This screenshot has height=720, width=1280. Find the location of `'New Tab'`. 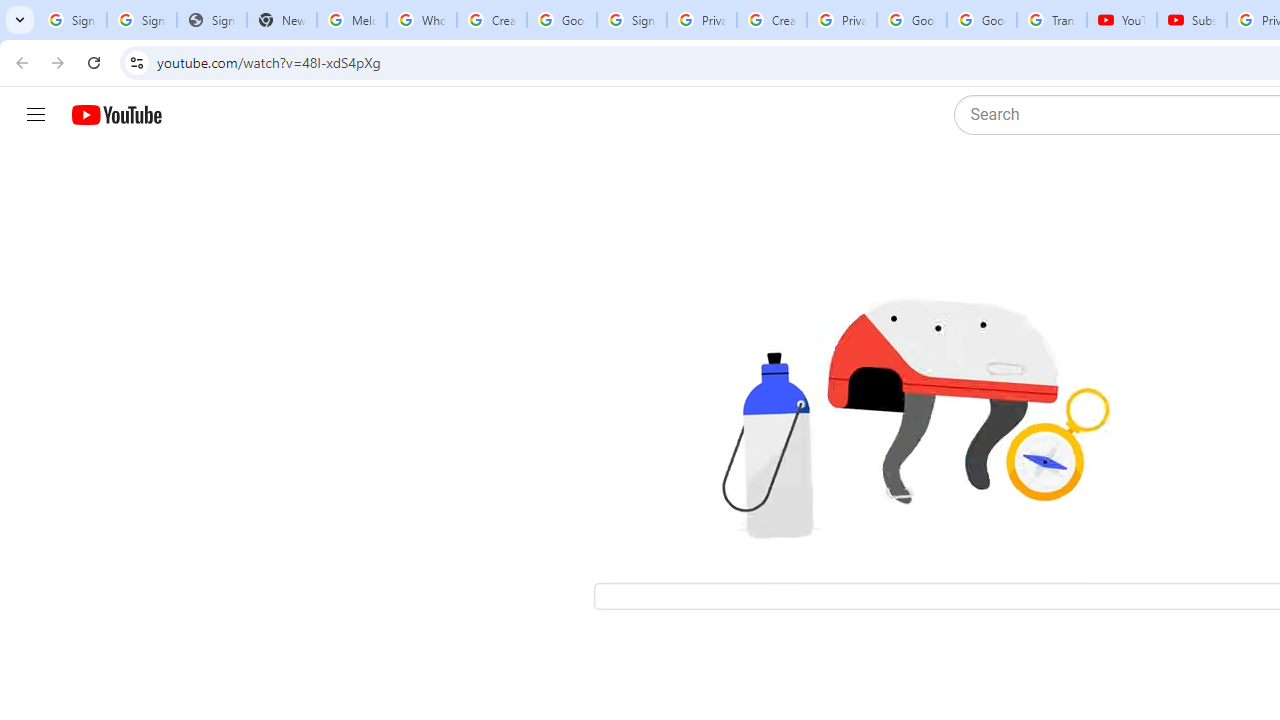

'New Tab' is located at coordinates (281, 20).